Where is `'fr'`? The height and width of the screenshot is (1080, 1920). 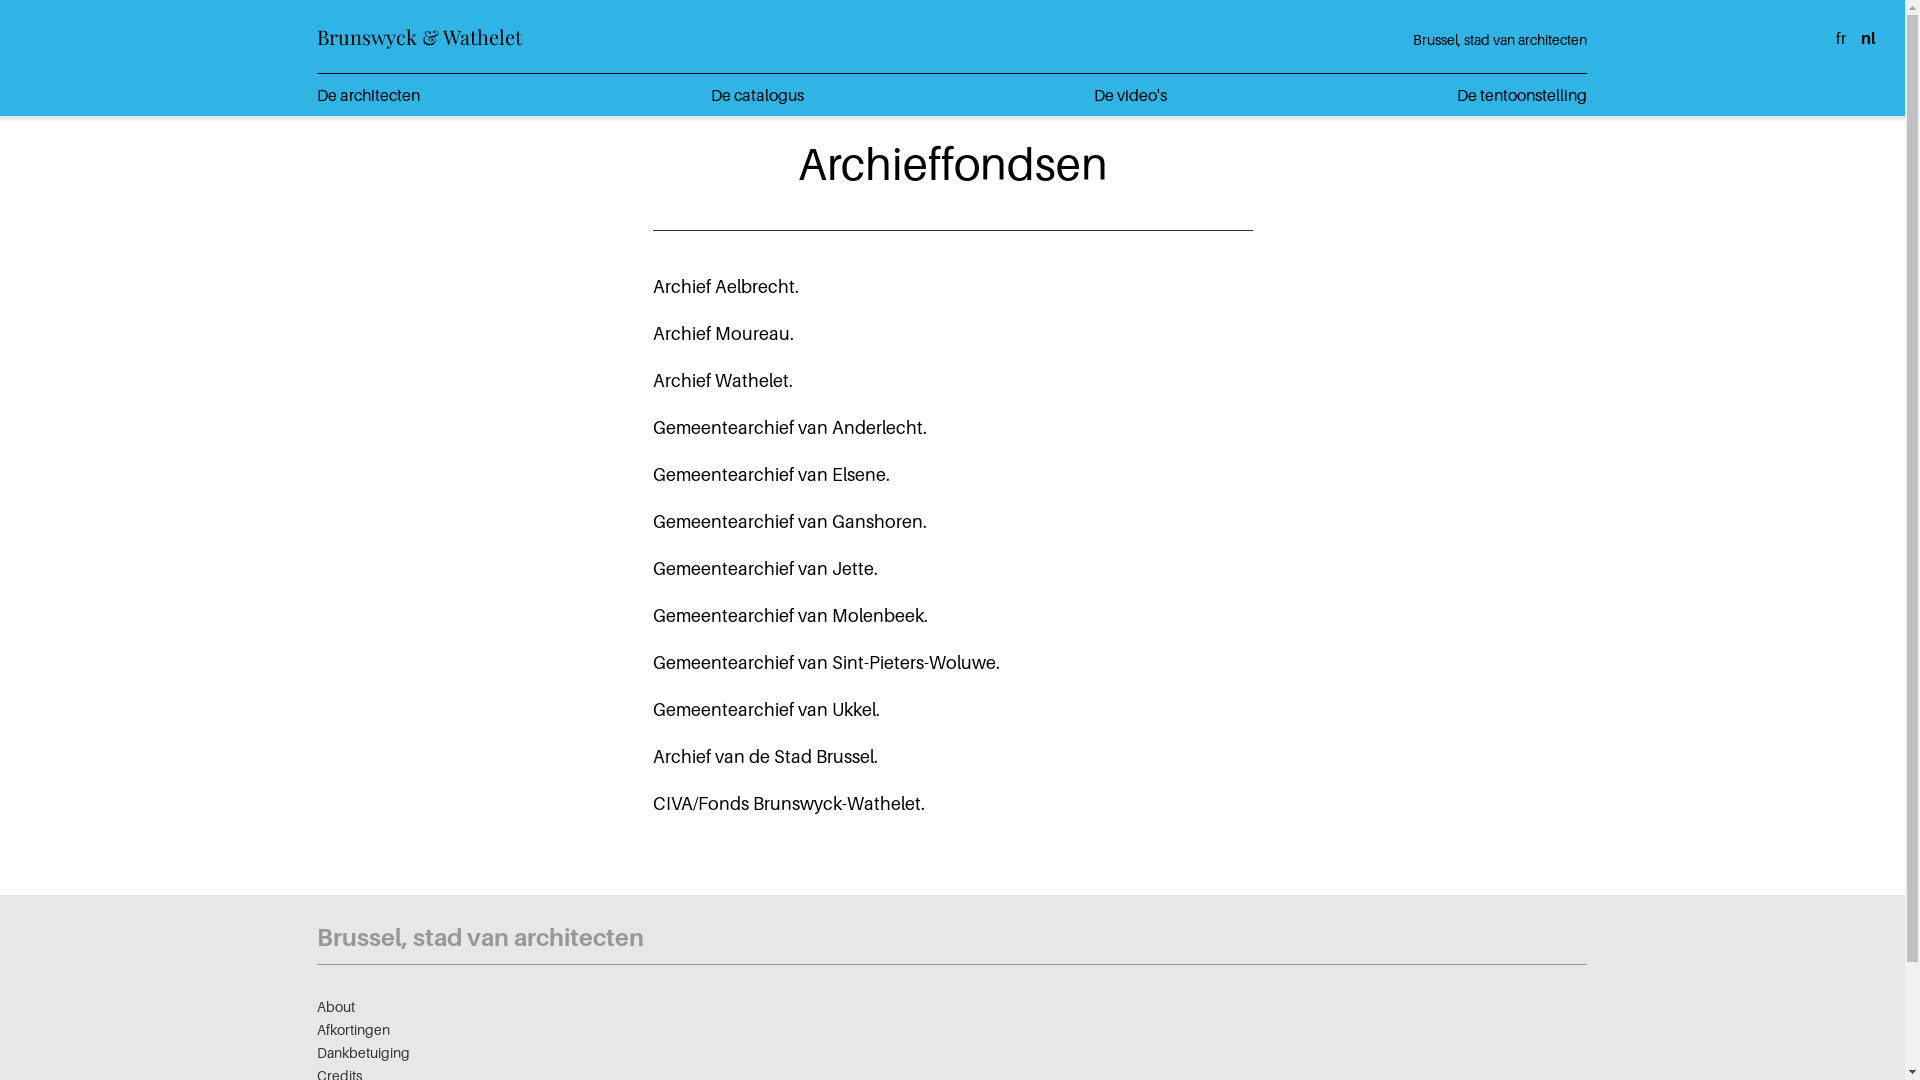 'fr' is located at coordinates (1840, 38).